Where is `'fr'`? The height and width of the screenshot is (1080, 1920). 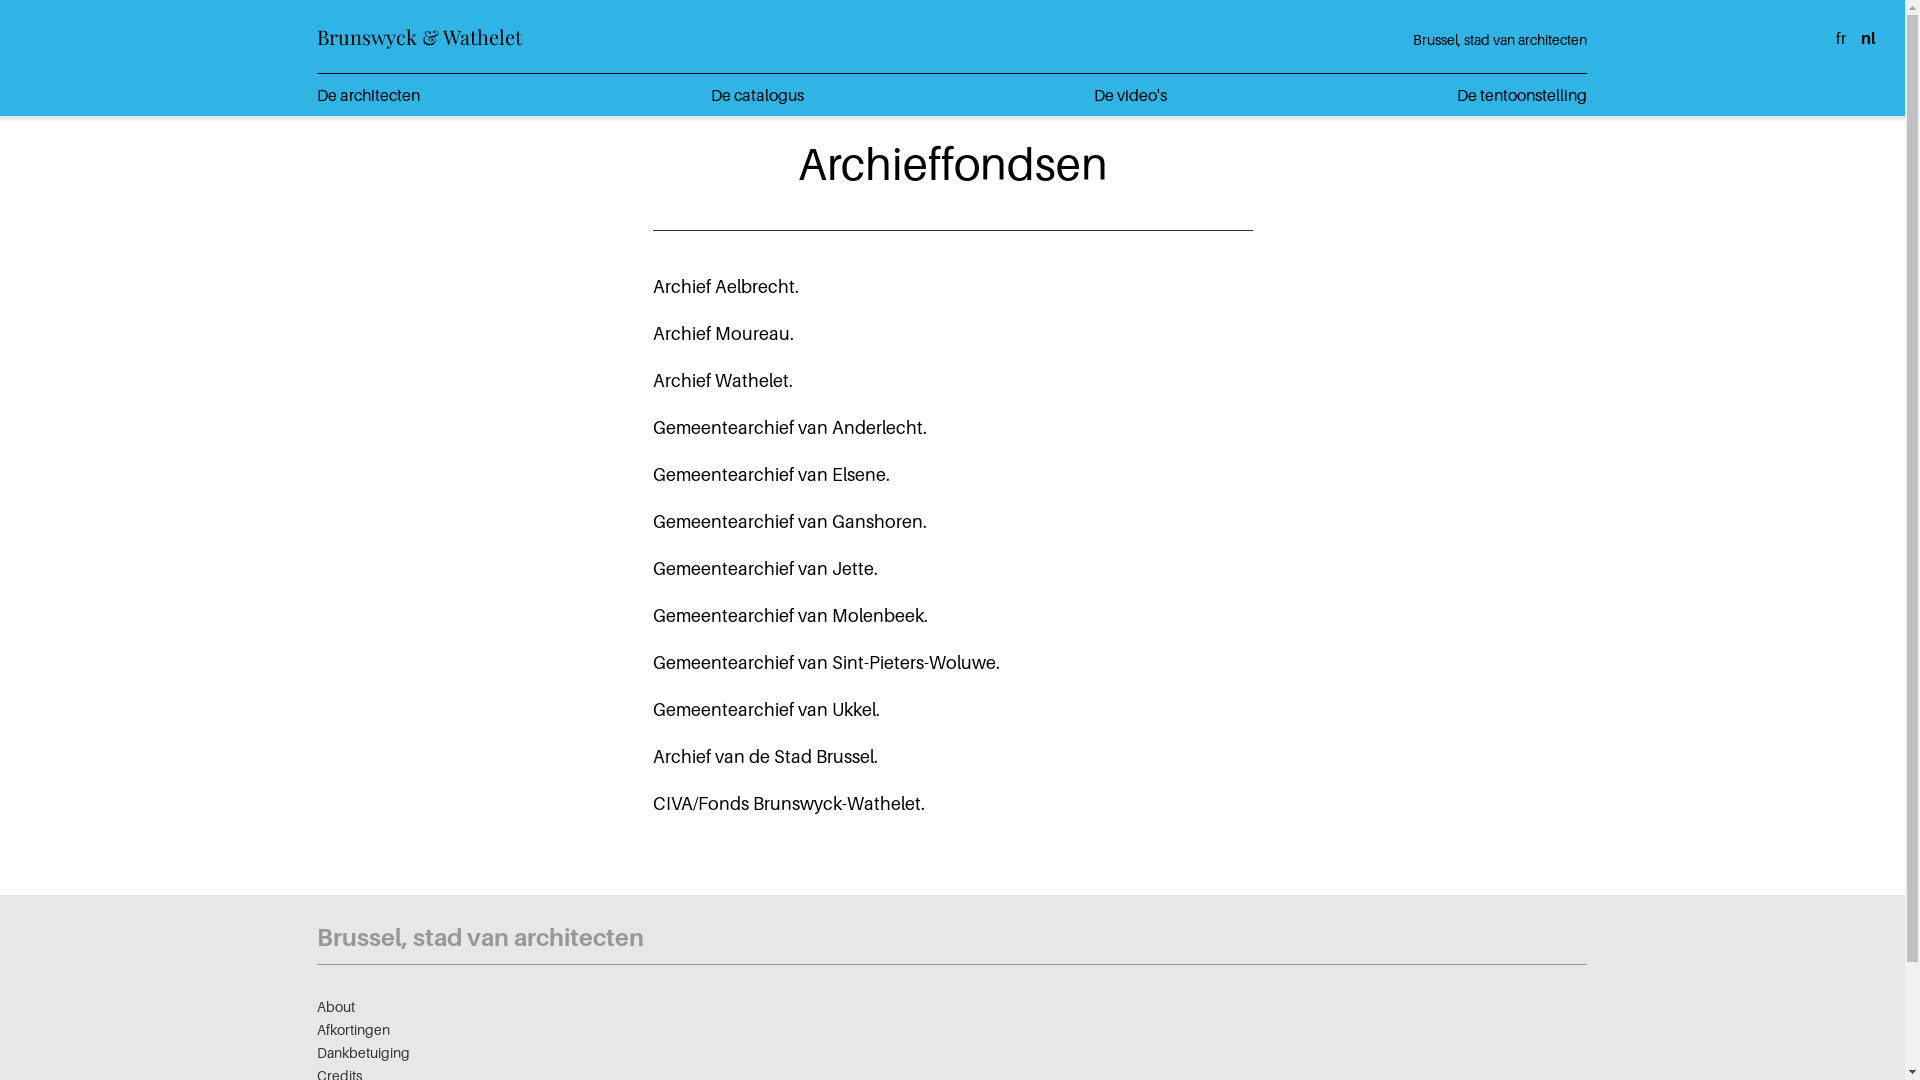 'fr' is located at coordinates (1840, 38).